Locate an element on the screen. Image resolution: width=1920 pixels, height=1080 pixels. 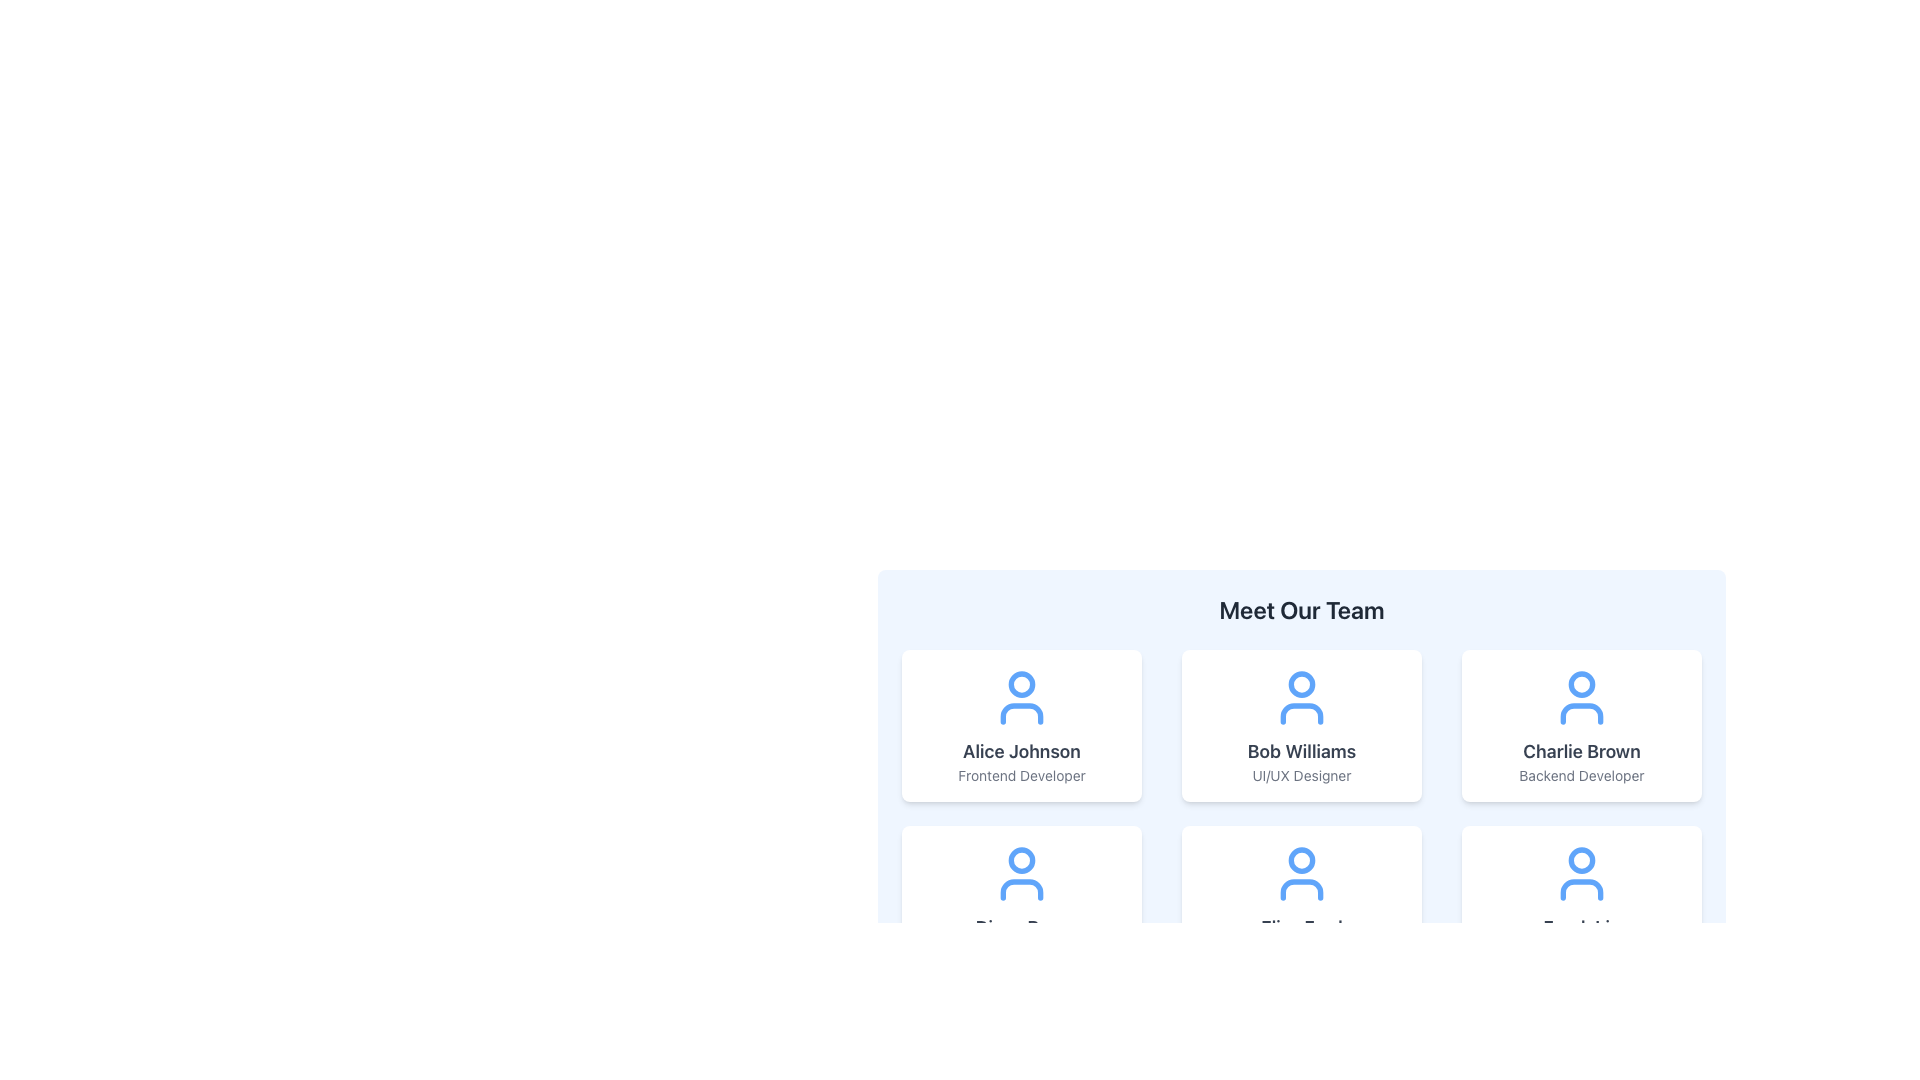
the Profile Card displaying information about the individual positioned between 'Alice Johnson' and 'Charlie Brown' in the team display component is located at coordinates (1301, 725).